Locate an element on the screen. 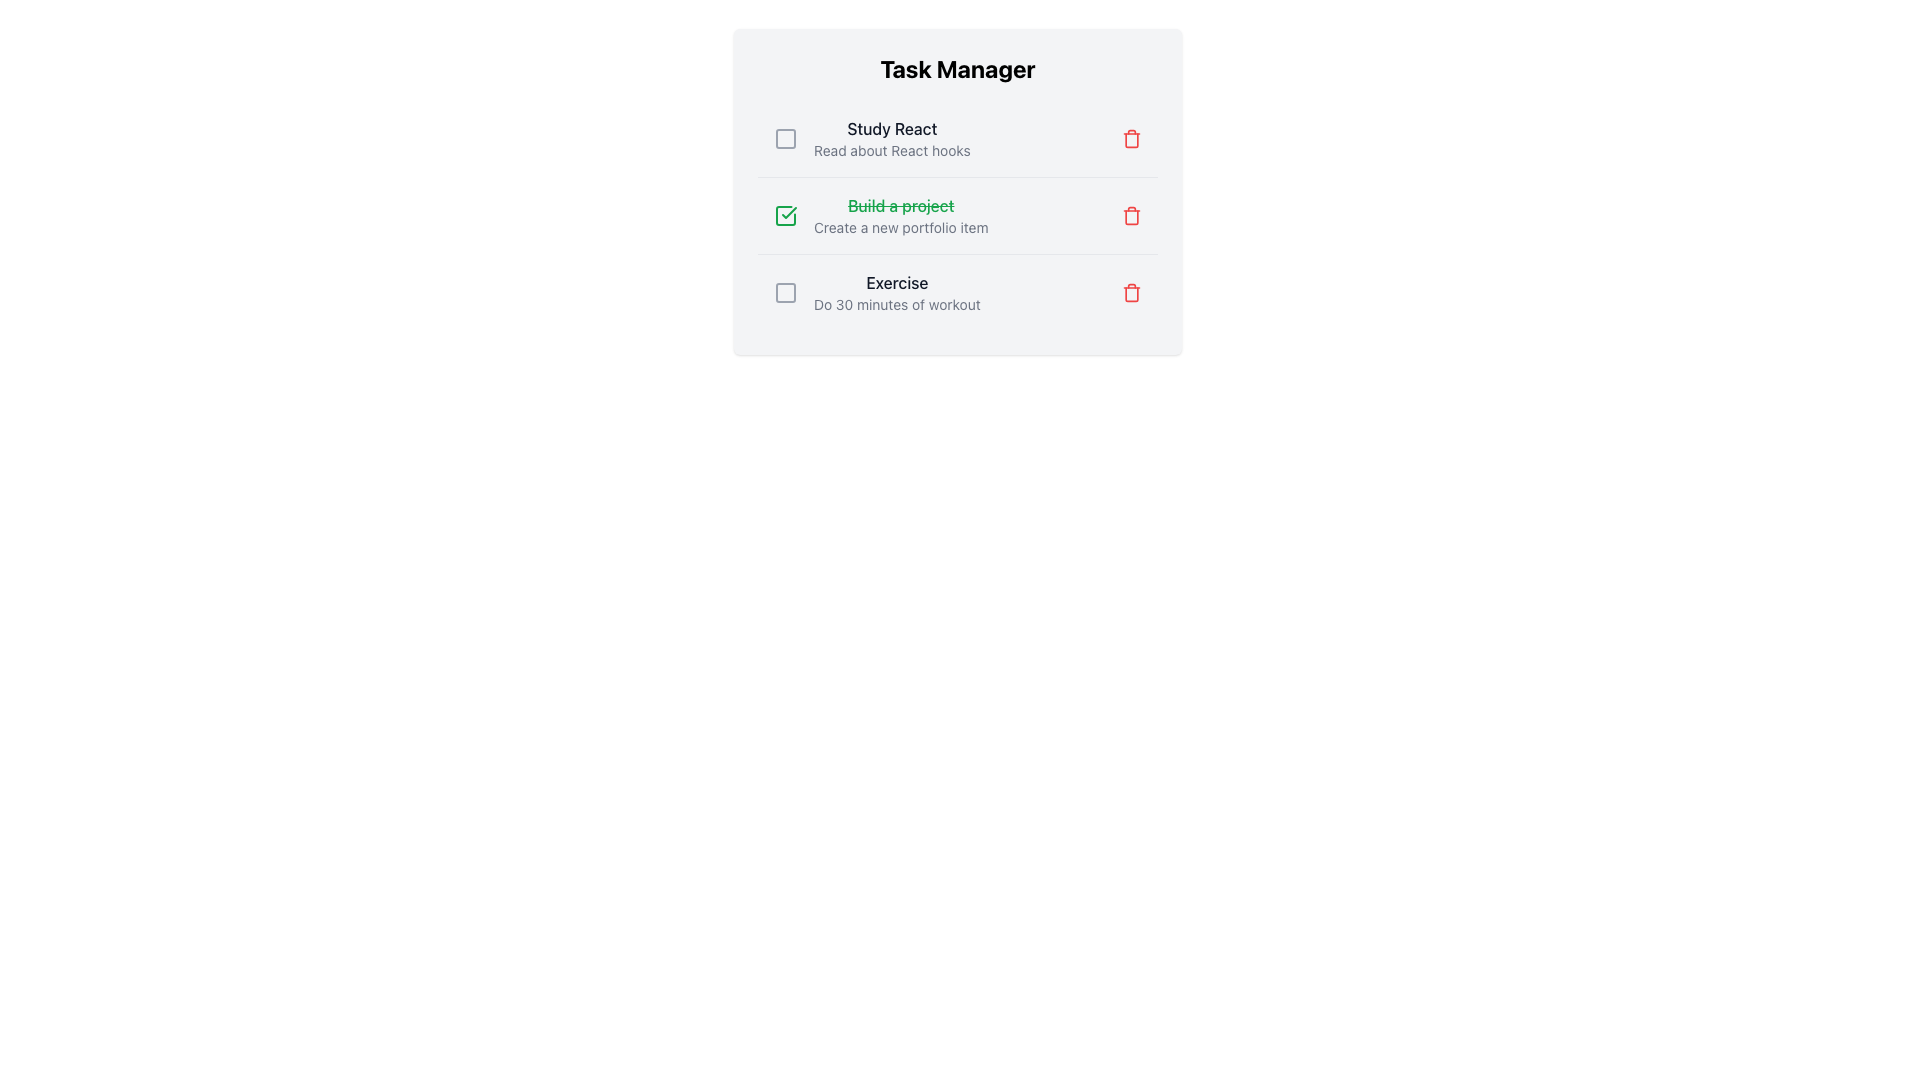 This screenshot has height=1080, width=1920. the text element that reads 'Build a project' with a strikethrough styled in green and 'Create a new portfolio item' in smaller gray font, located as the second item is located at coordinates (880, 216).